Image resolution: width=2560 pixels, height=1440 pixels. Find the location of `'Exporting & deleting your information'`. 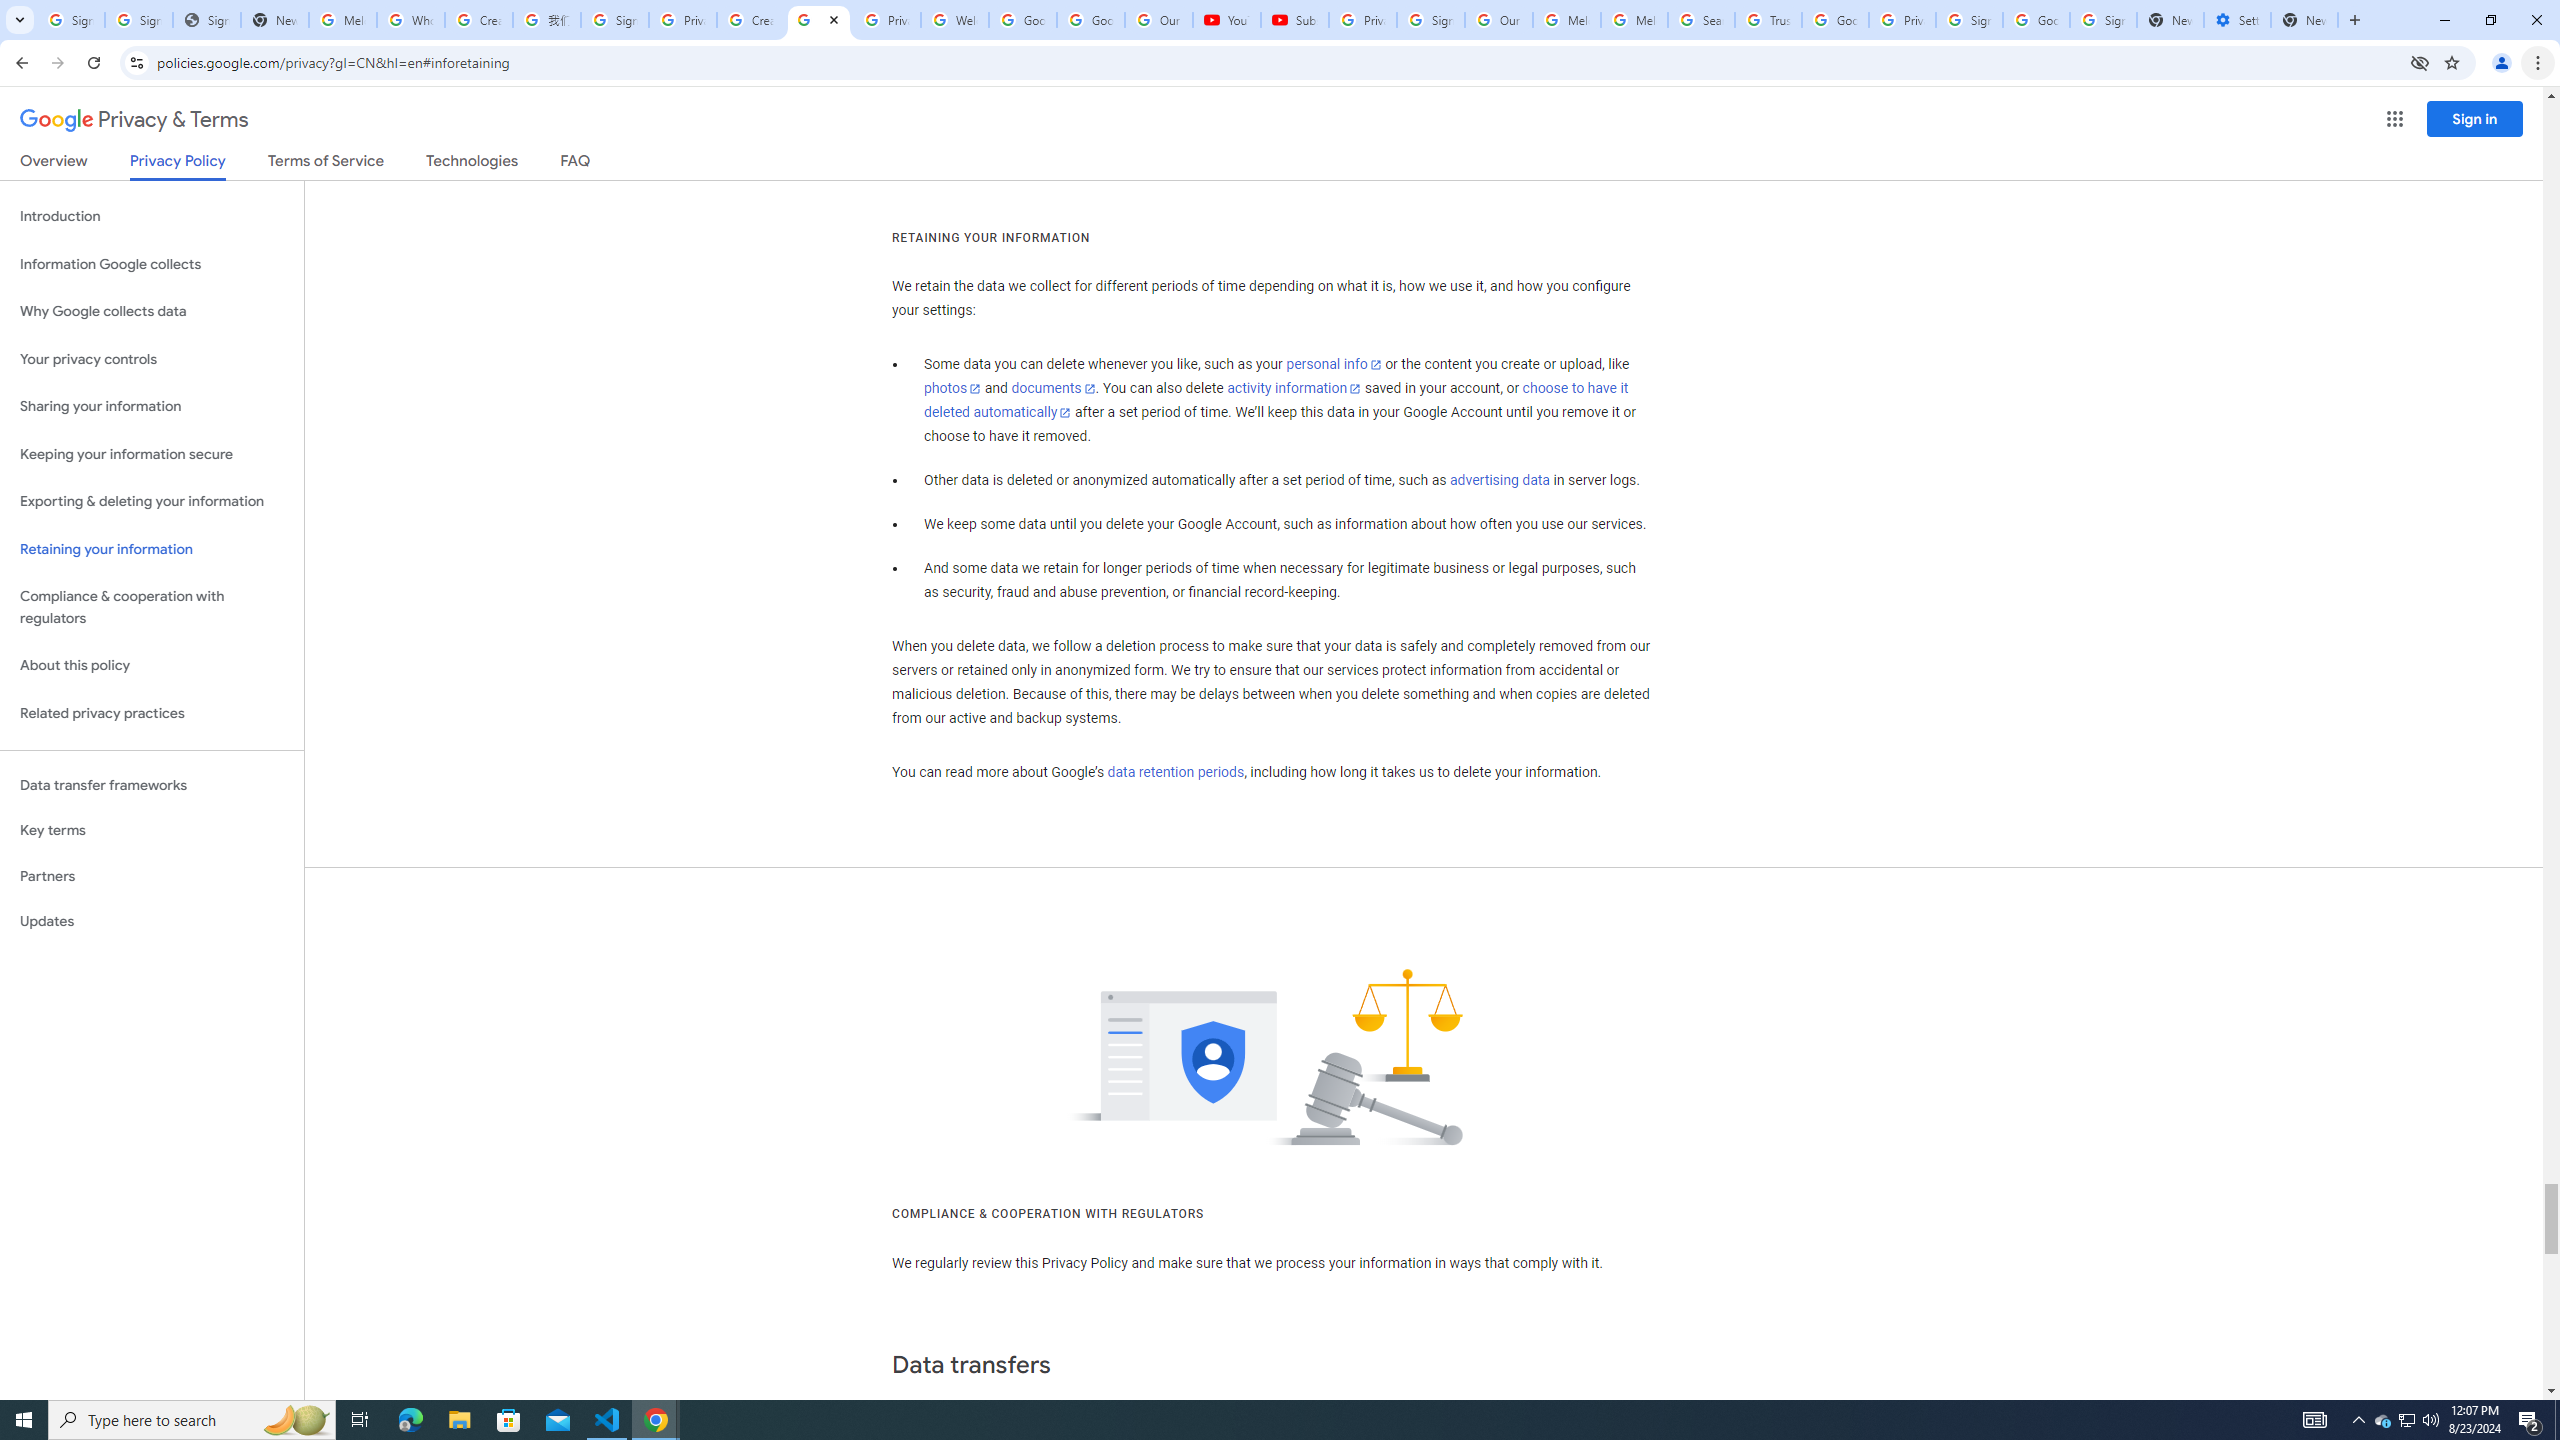

'Exporting & deleting your information' is located at coordinates (151, 501).